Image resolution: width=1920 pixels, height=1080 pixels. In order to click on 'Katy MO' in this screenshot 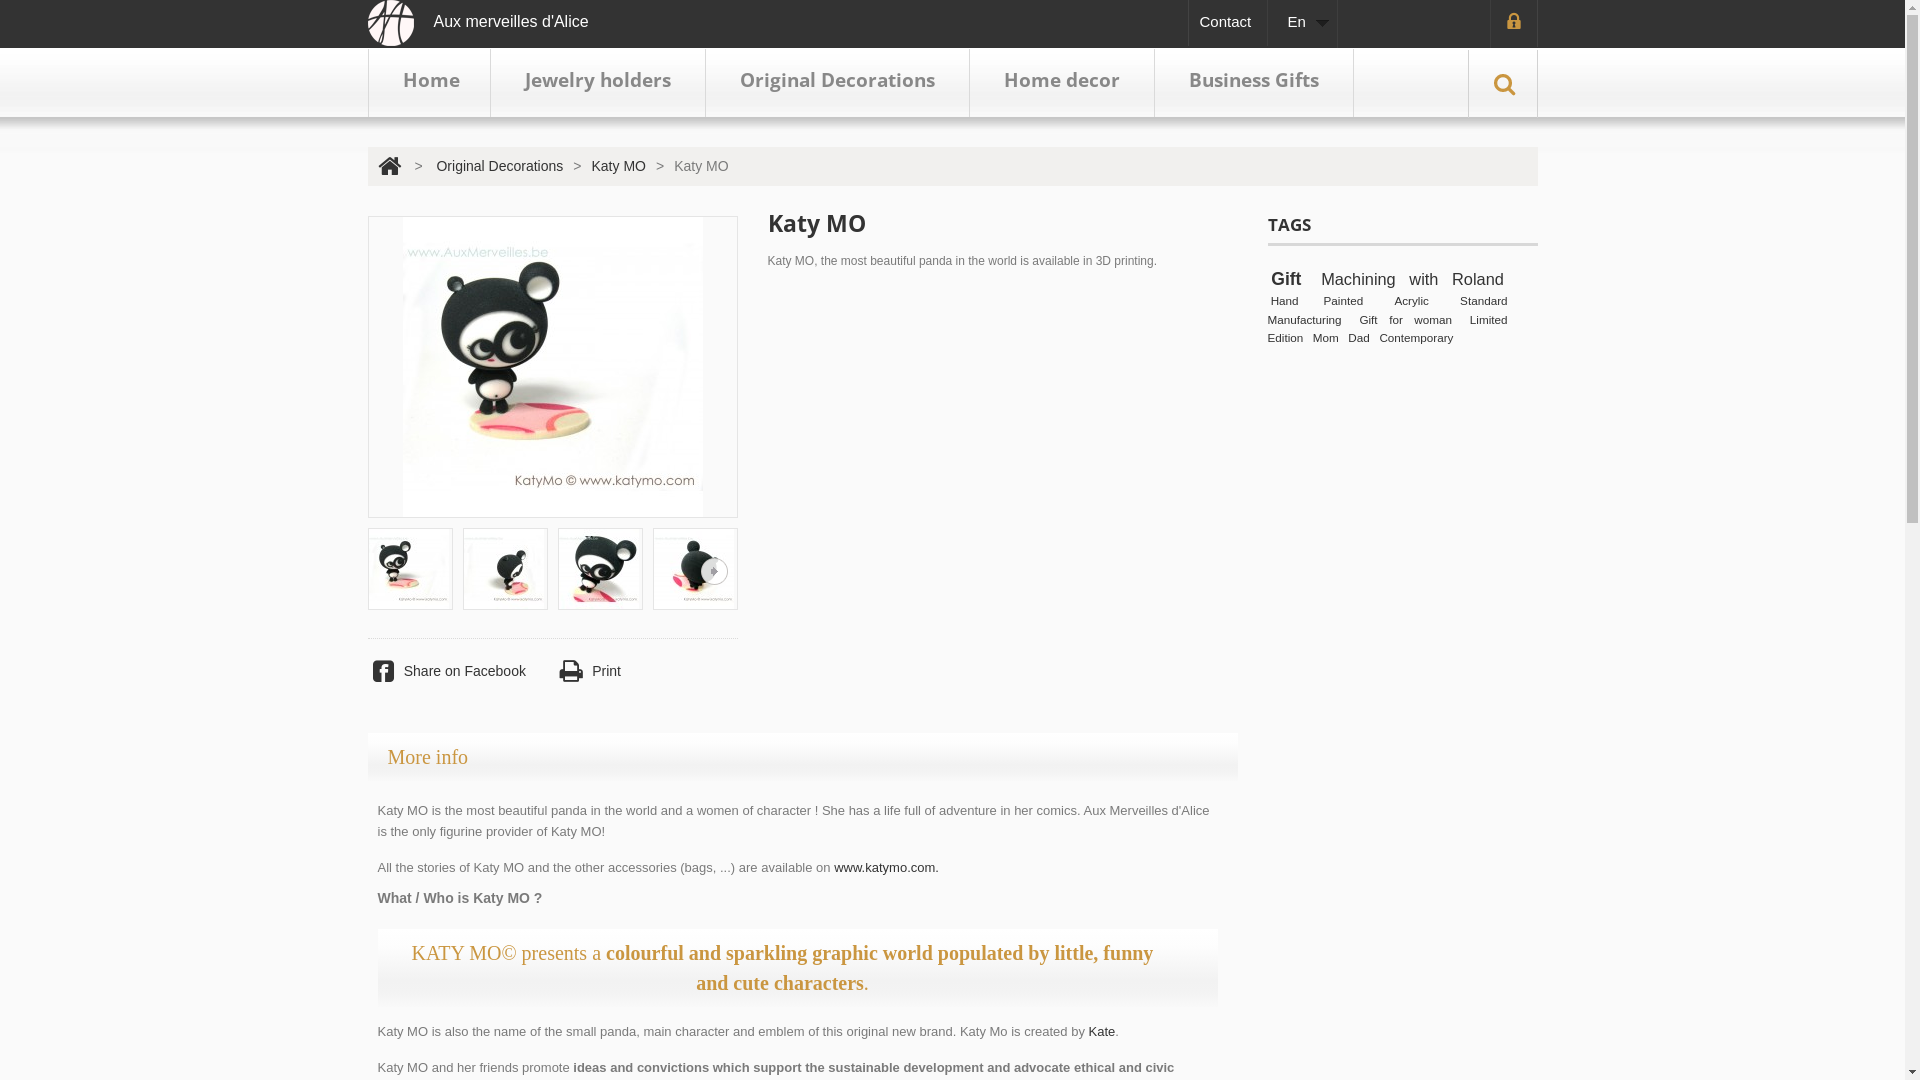, I will do `click(618, 164)`.